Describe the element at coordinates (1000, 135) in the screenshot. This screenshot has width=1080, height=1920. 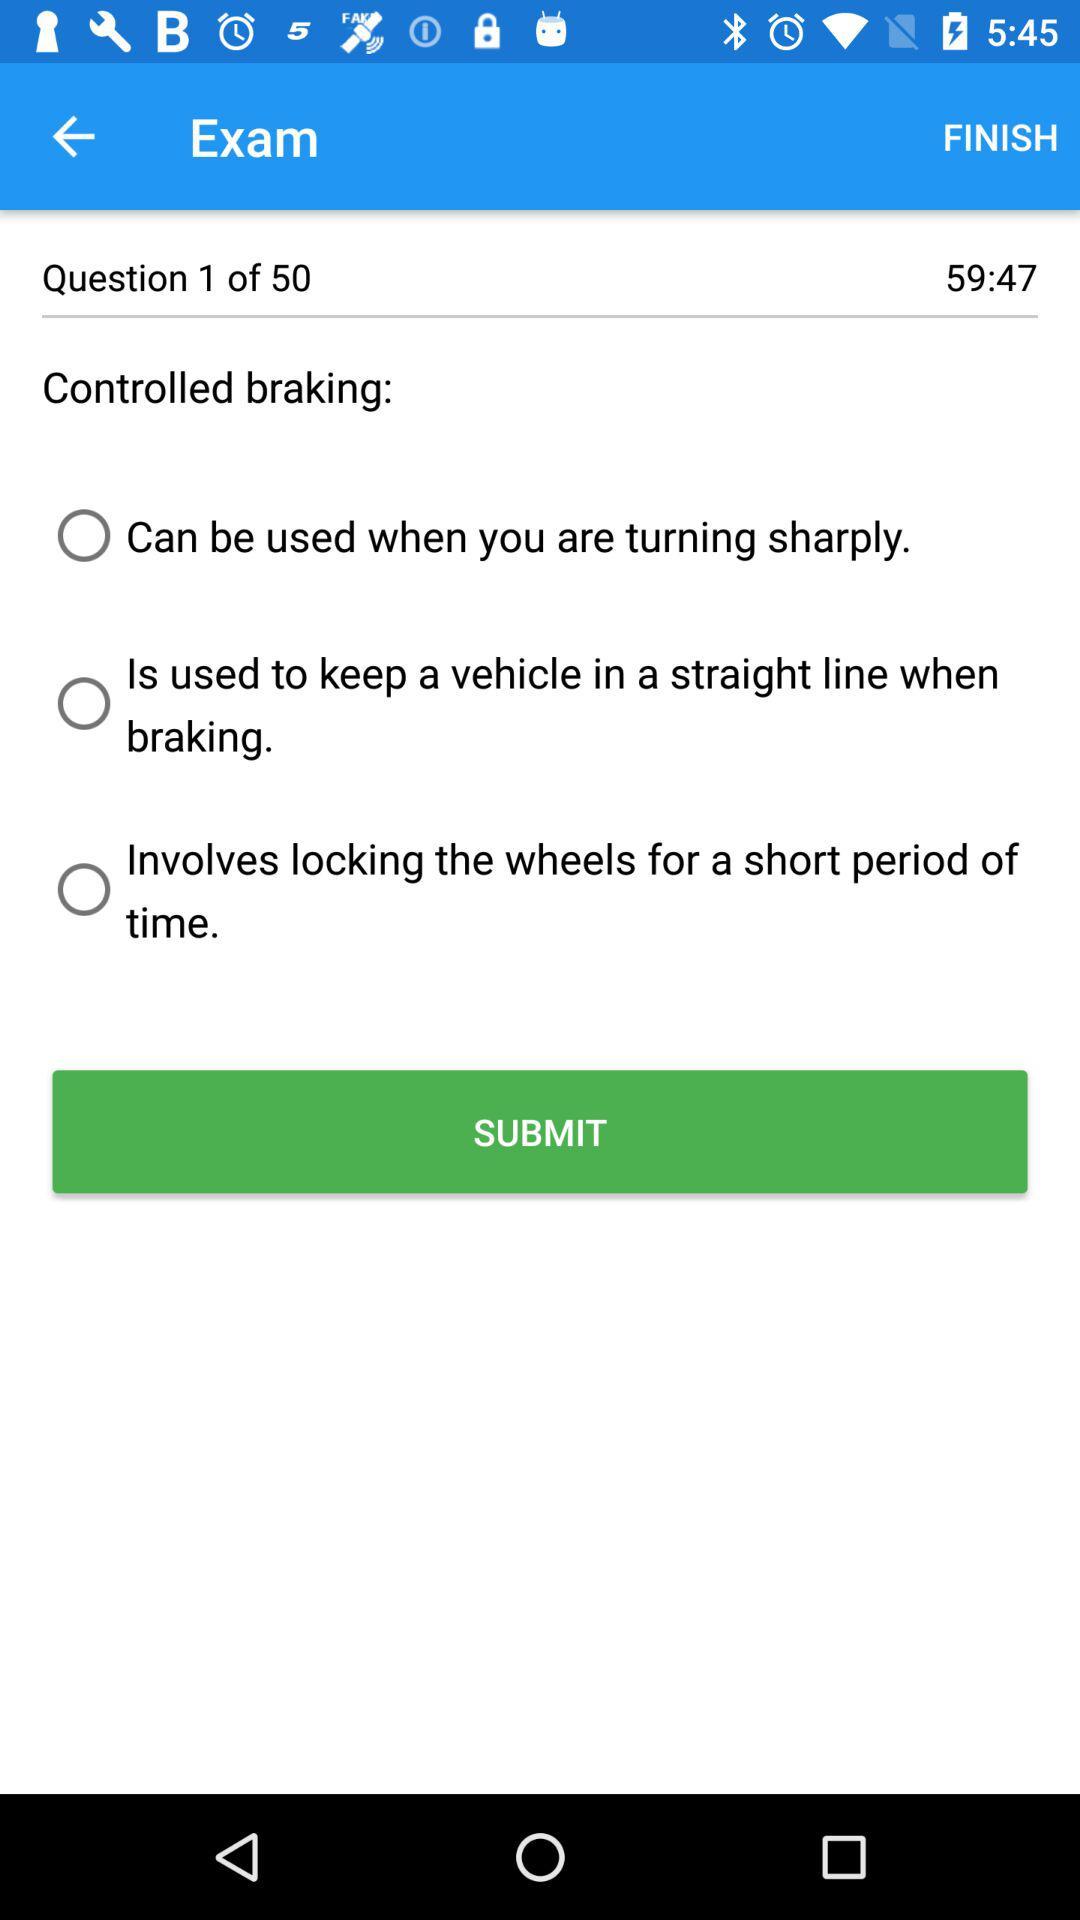
I see `item next to the exam icon` at that location.